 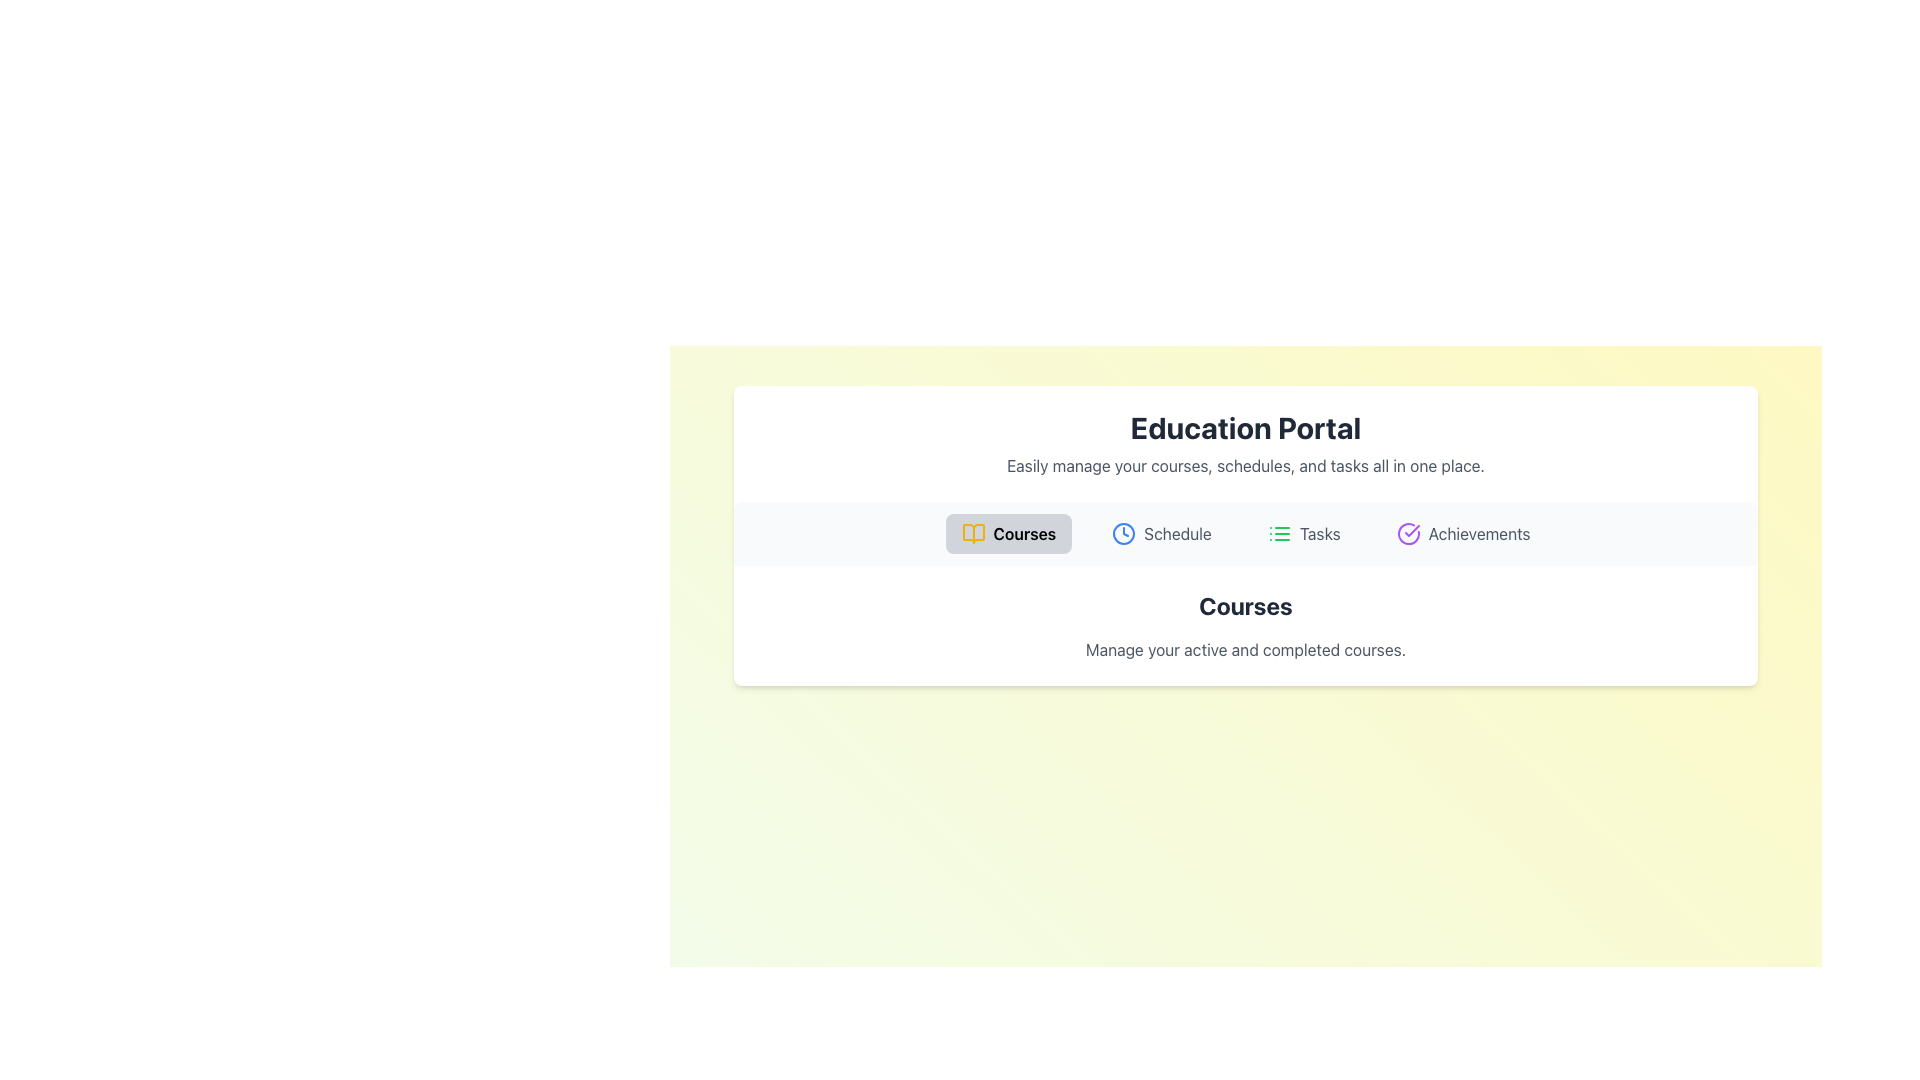 What do you see at coordinates (1245, 532) in the screenshot?
I see `the Navigation Bar buttons in the Education Portal` at bounding box center [1245, 532].